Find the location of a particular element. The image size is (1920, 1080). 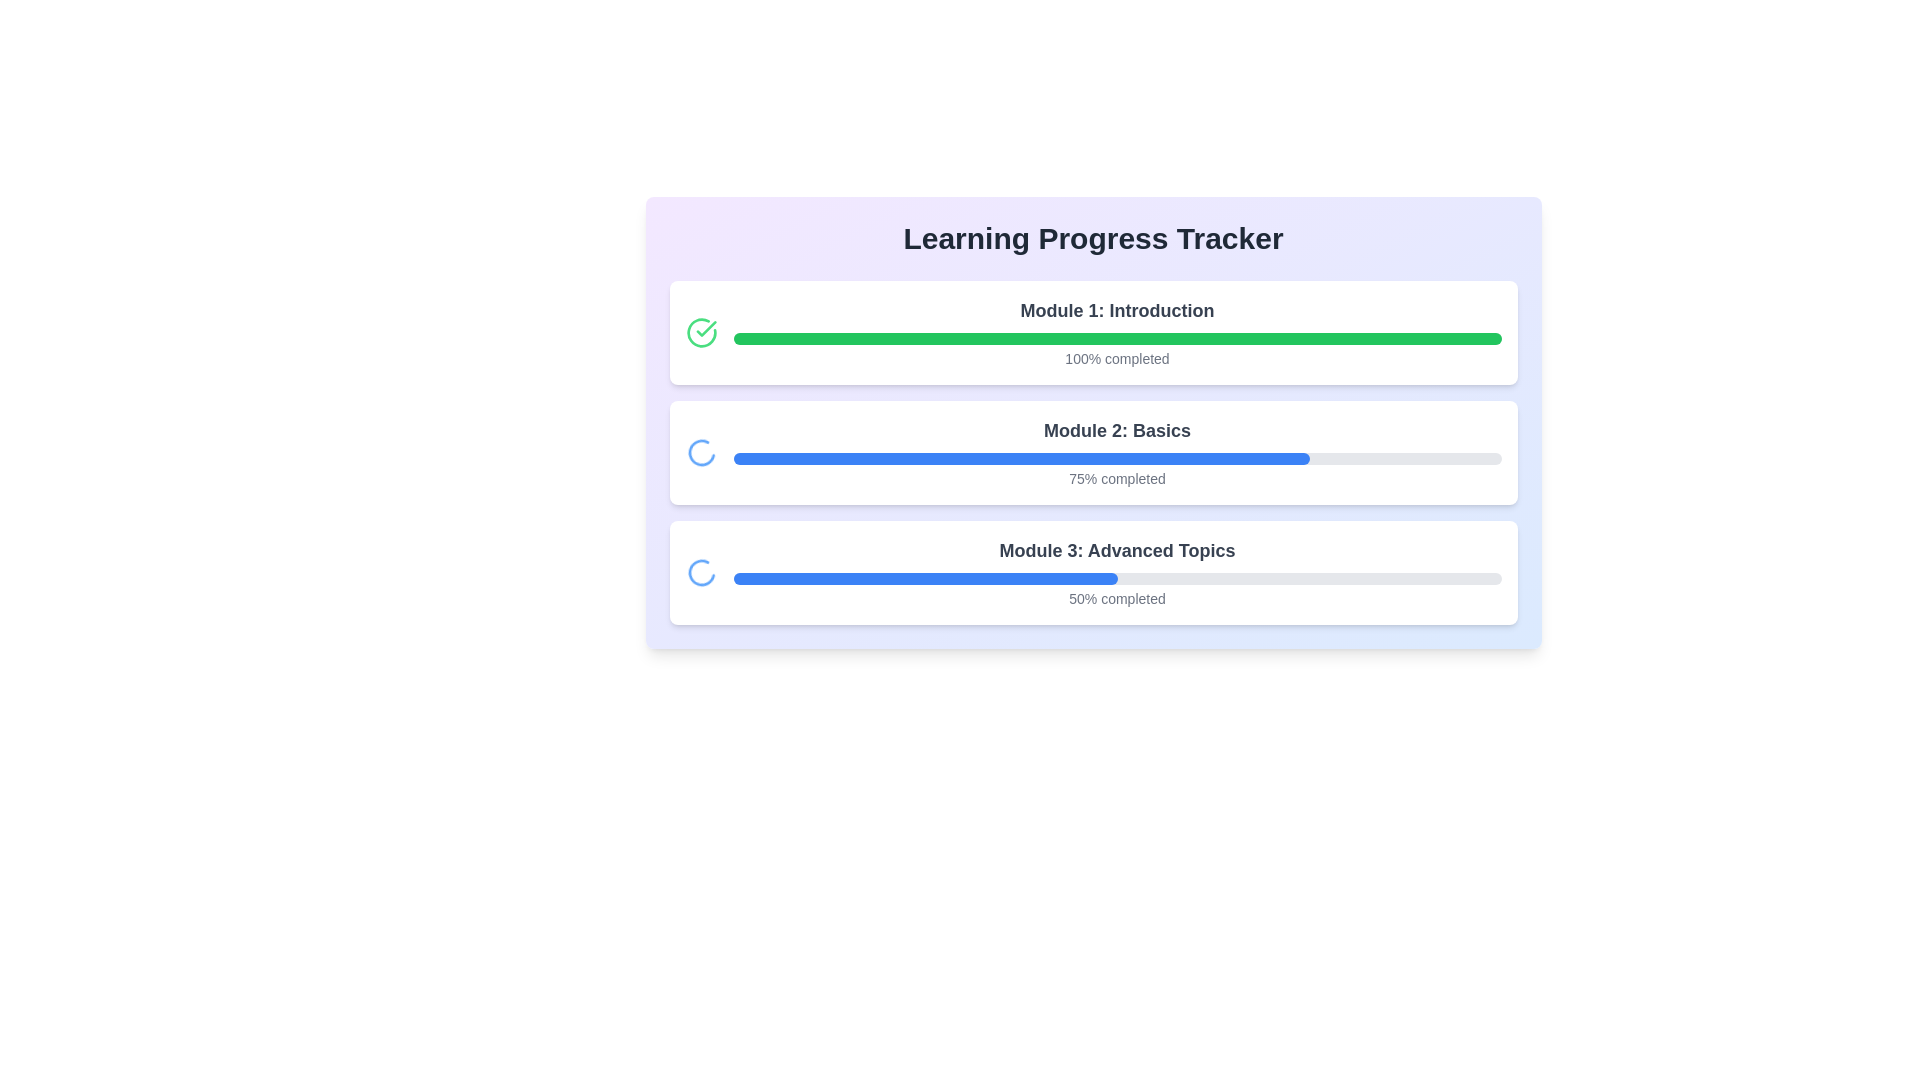

the Text header that identifies Module 2 in the progress tracker, which is positioned directly above the progress bar and completion percentage is located at coordinates (1116, 430).